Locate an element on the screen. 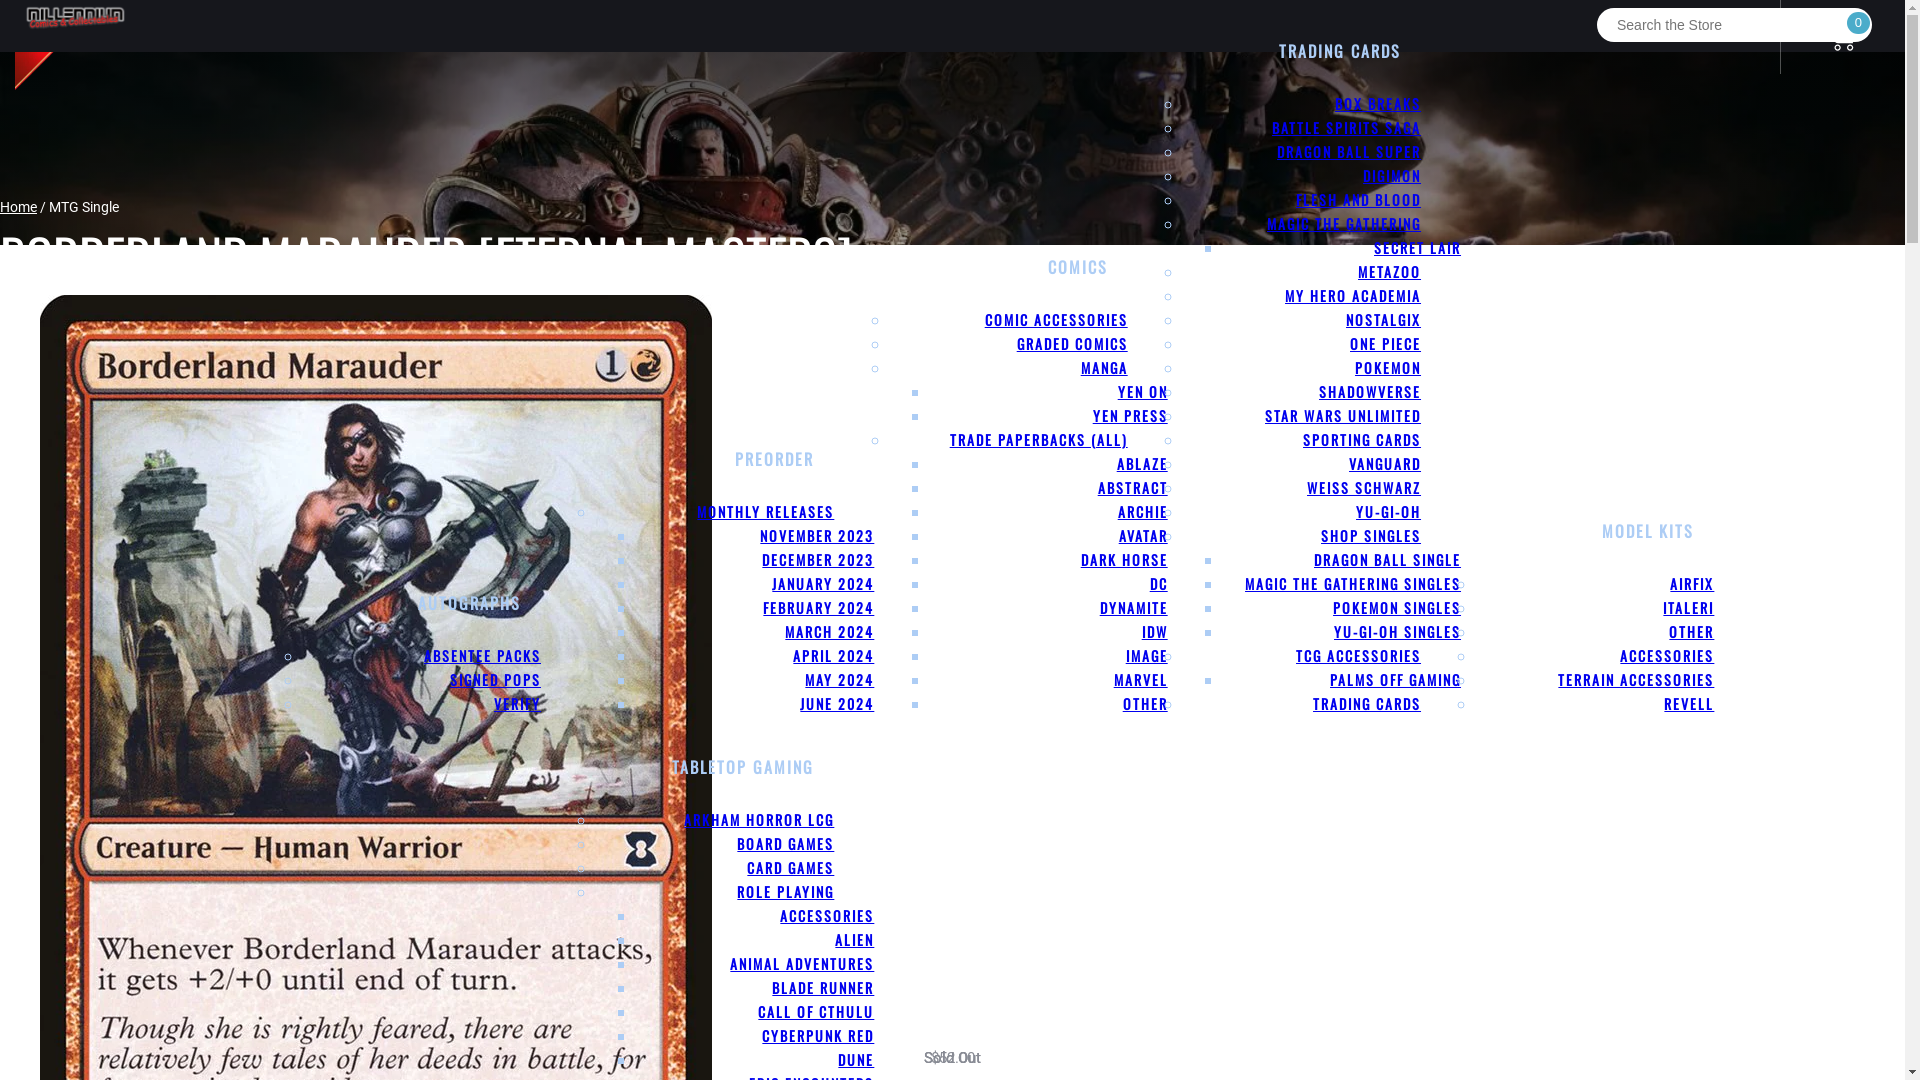 The width and height of the screenshot is (1920, 1080). 'DYNAMITE' is located at coordinates (1133, 606).